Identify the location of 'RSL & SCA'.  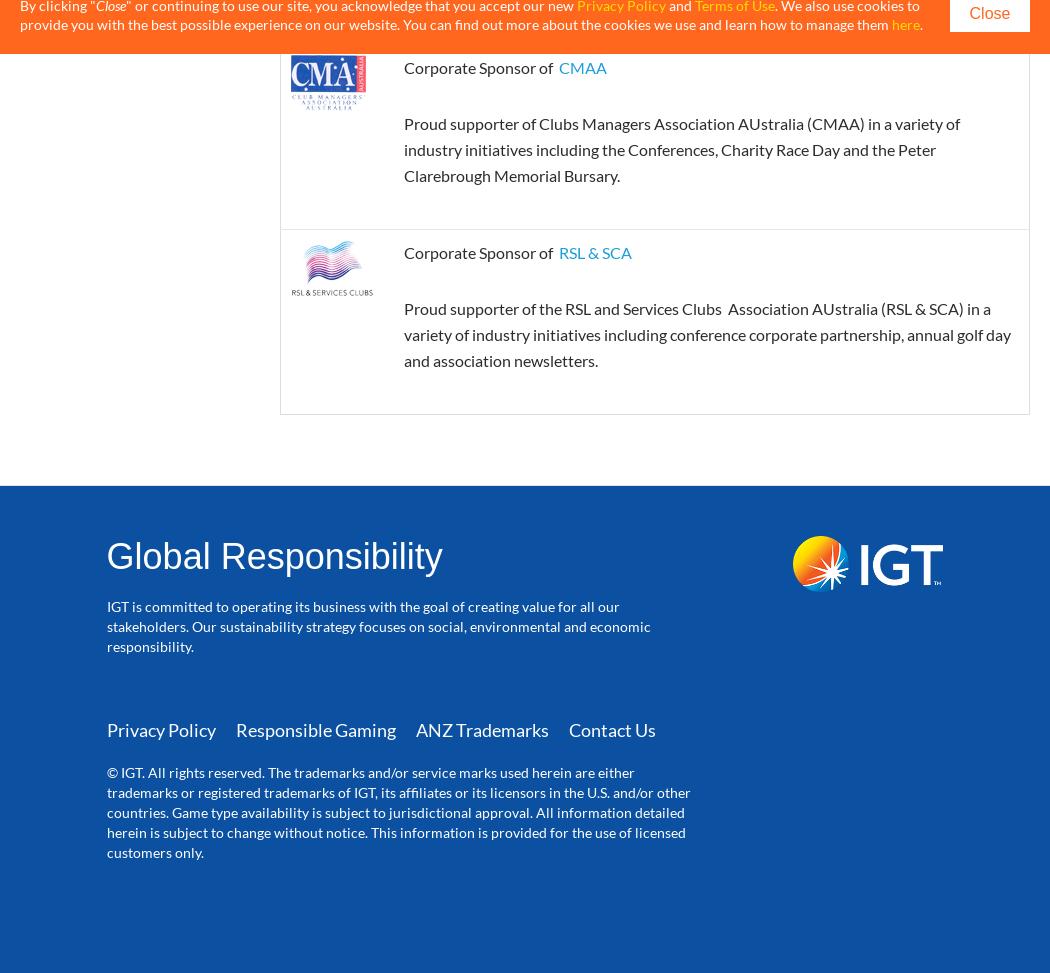
(593, 250).